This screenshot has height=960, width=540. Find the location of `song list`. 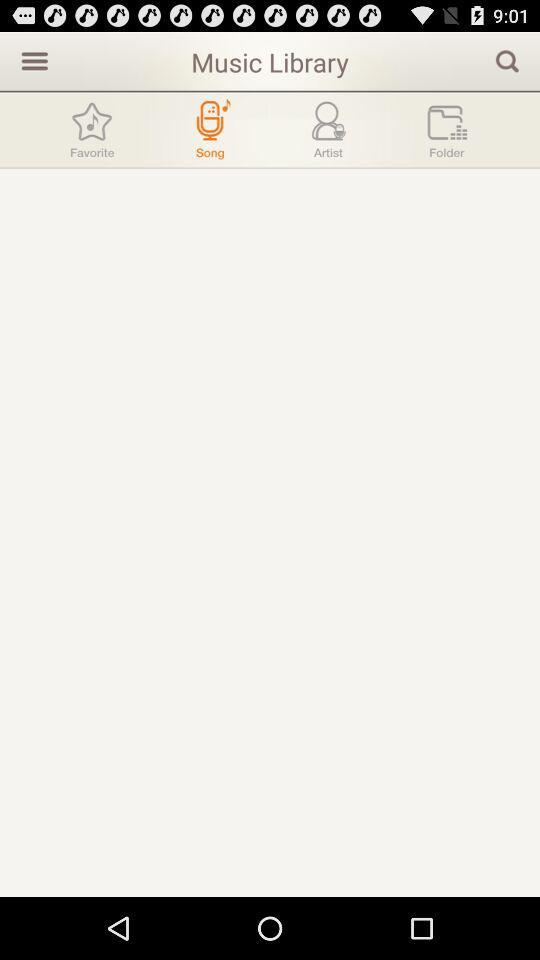

song list is located at coordinates (209, 128).